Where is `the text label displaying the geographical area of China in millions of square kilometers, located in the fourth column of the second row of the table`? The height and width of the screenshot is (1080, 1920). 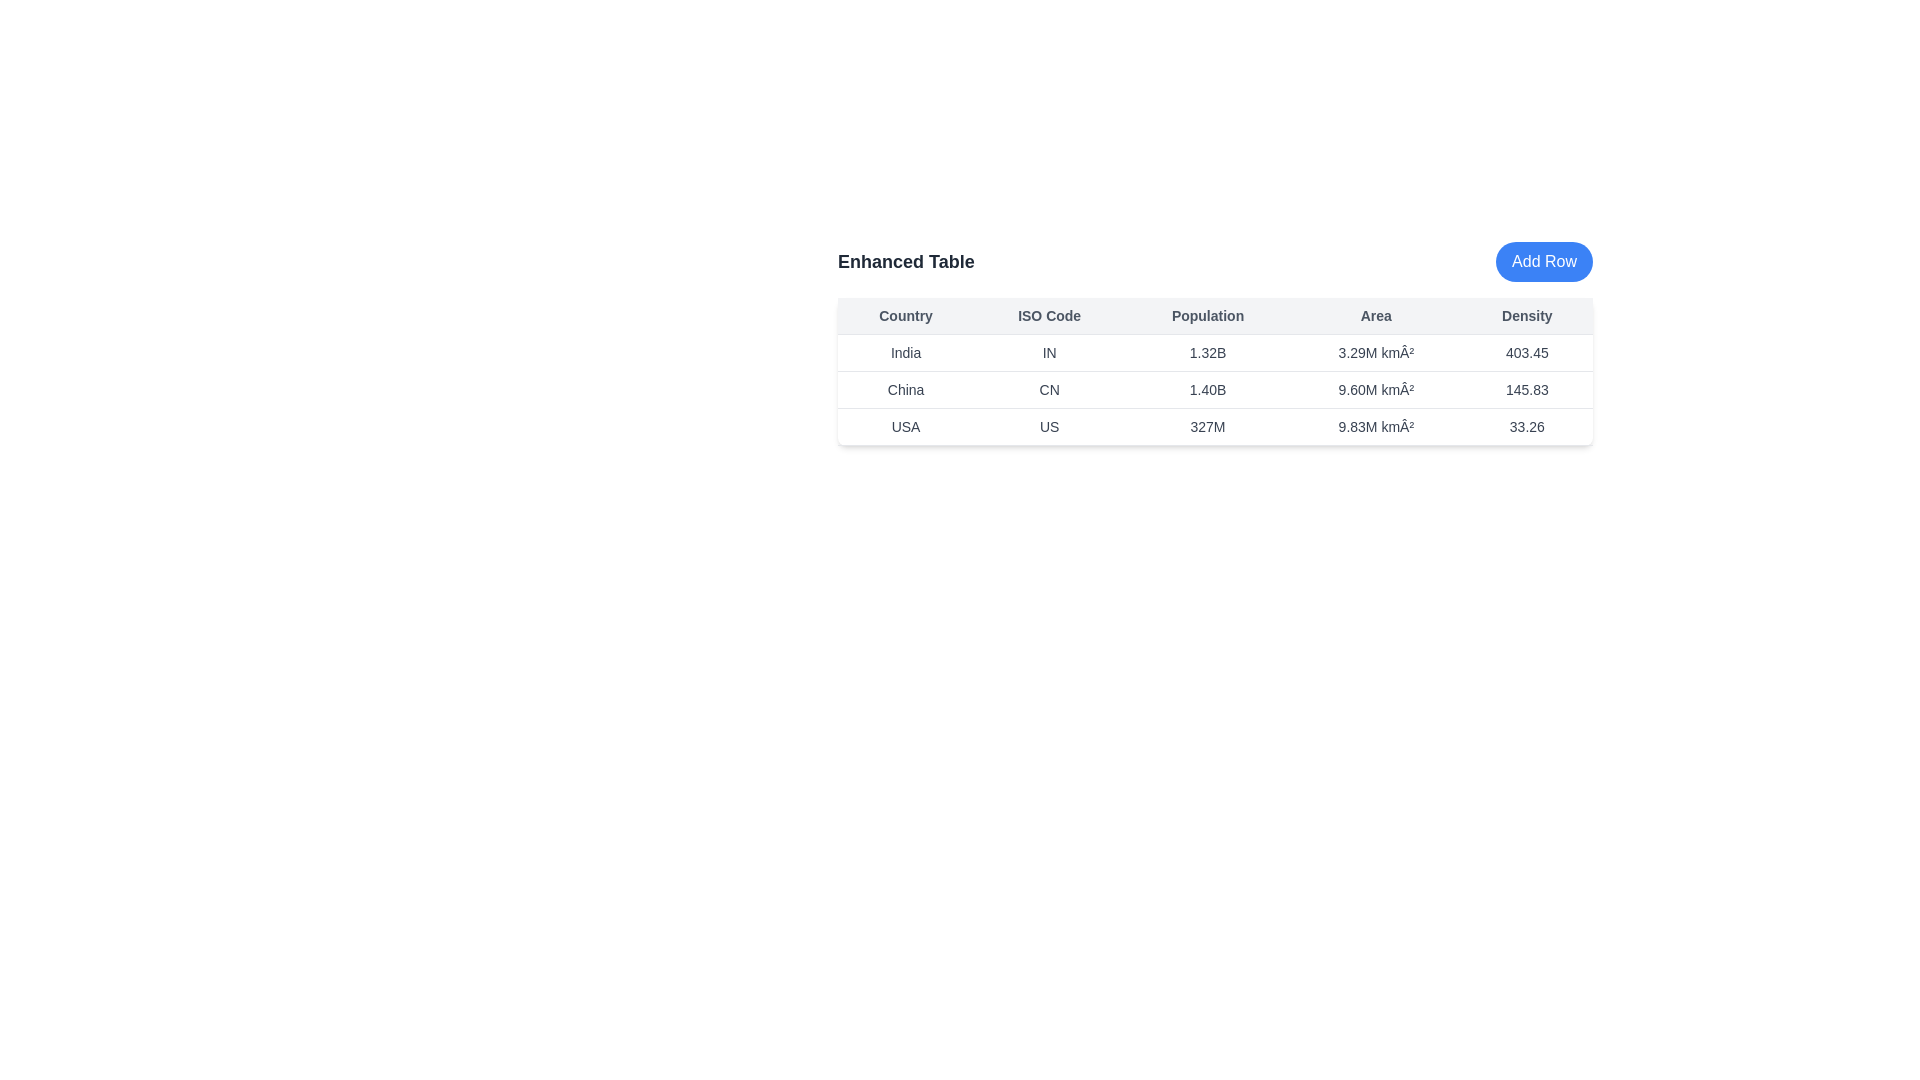
the text label displaying the geographical area of China in millions of square kilometers, located in the fourth column of the second row of the table is located at coordinates (1375, 389).